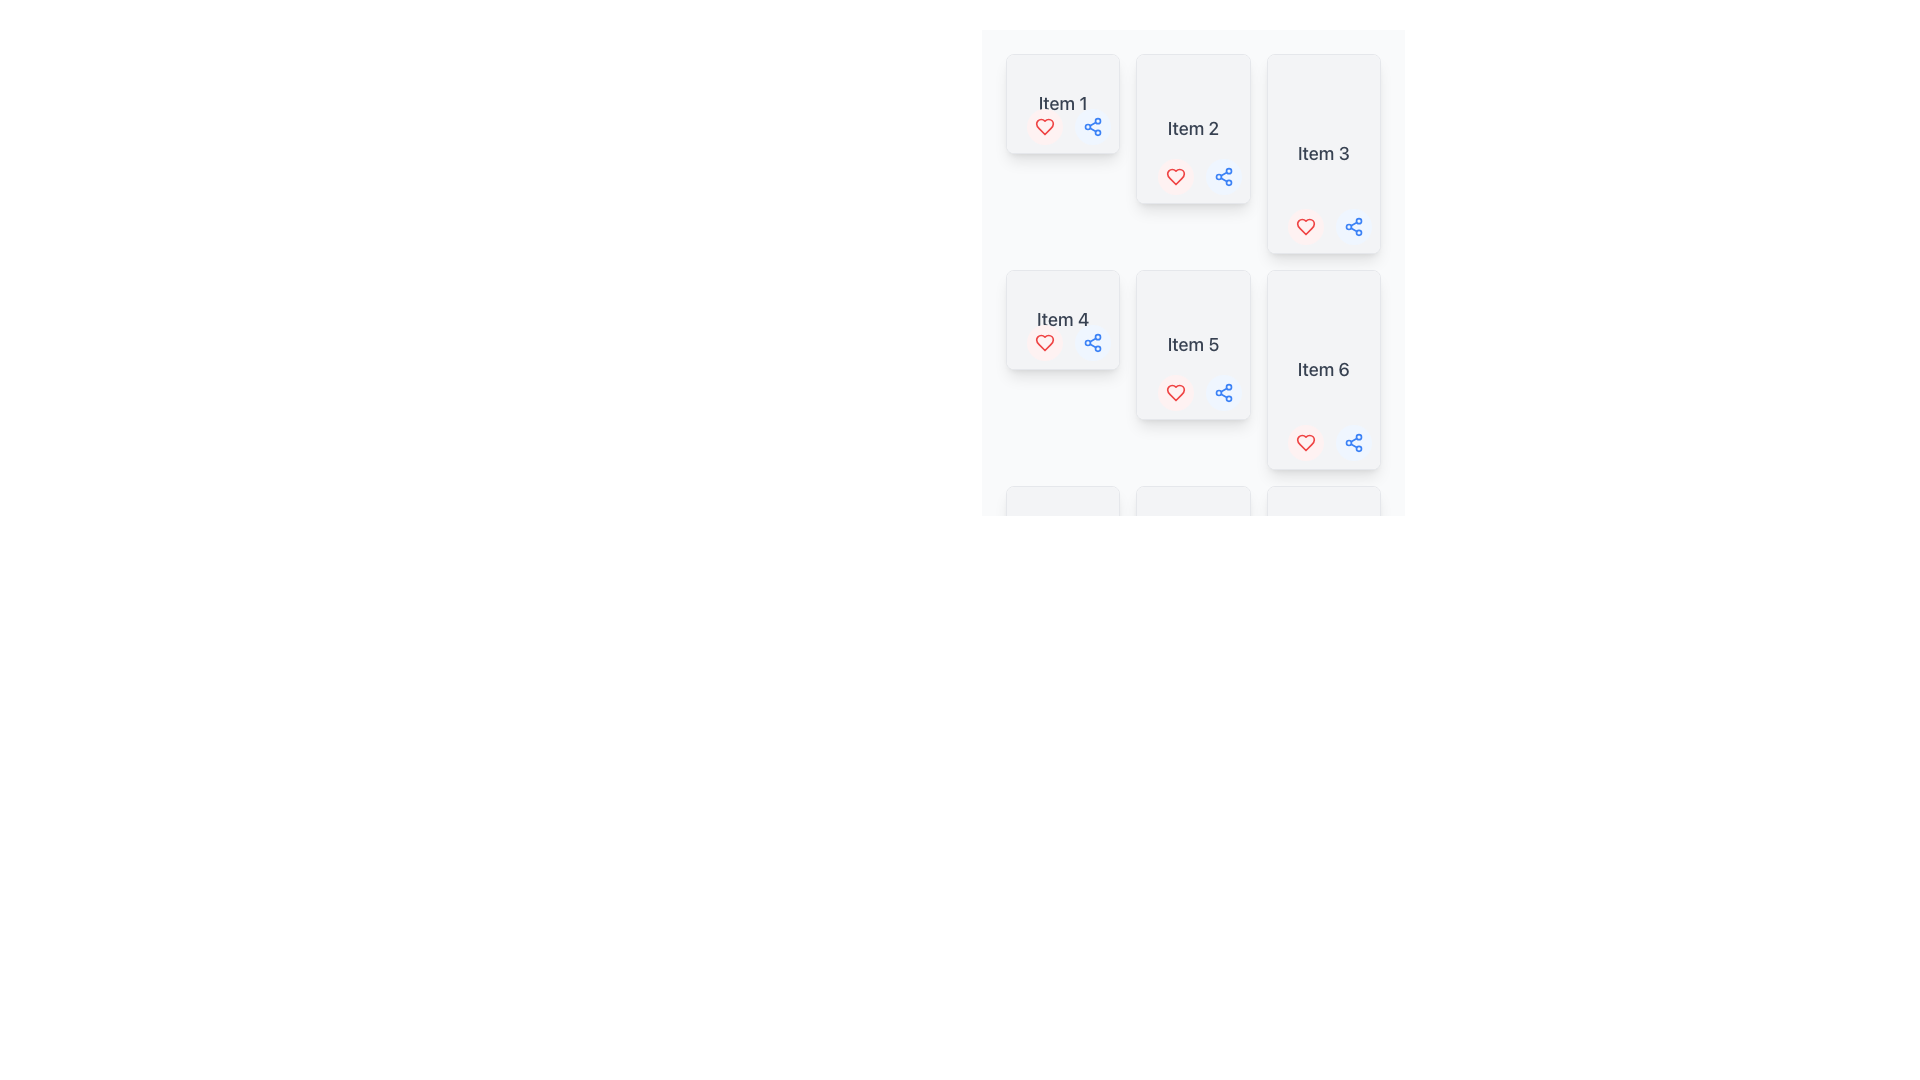  I want to click on the heart icon in the bottom-right corner of the card labeled 'Item 3' to like the item, so click(1305, 226).